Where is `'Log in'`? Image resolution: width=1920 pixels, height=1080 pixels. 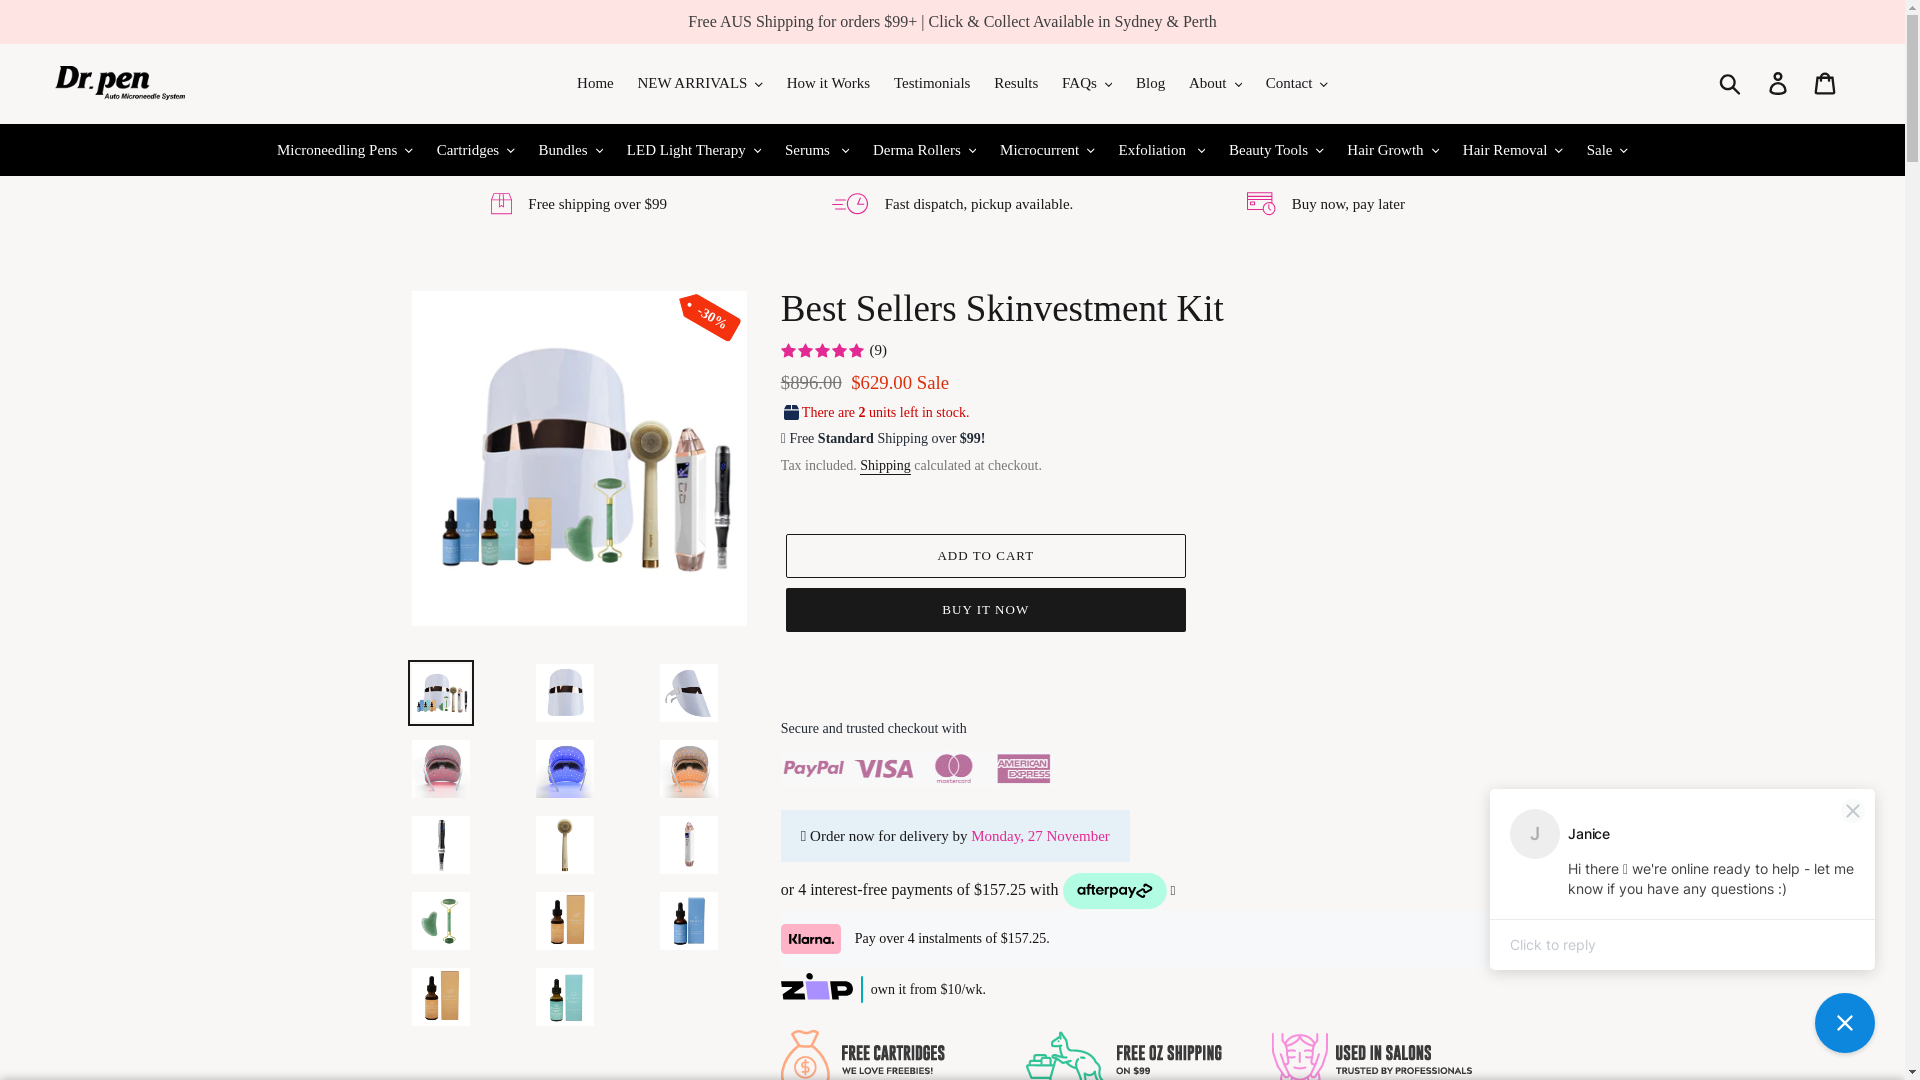 'Log in' is located at coordinates (1755, 82).